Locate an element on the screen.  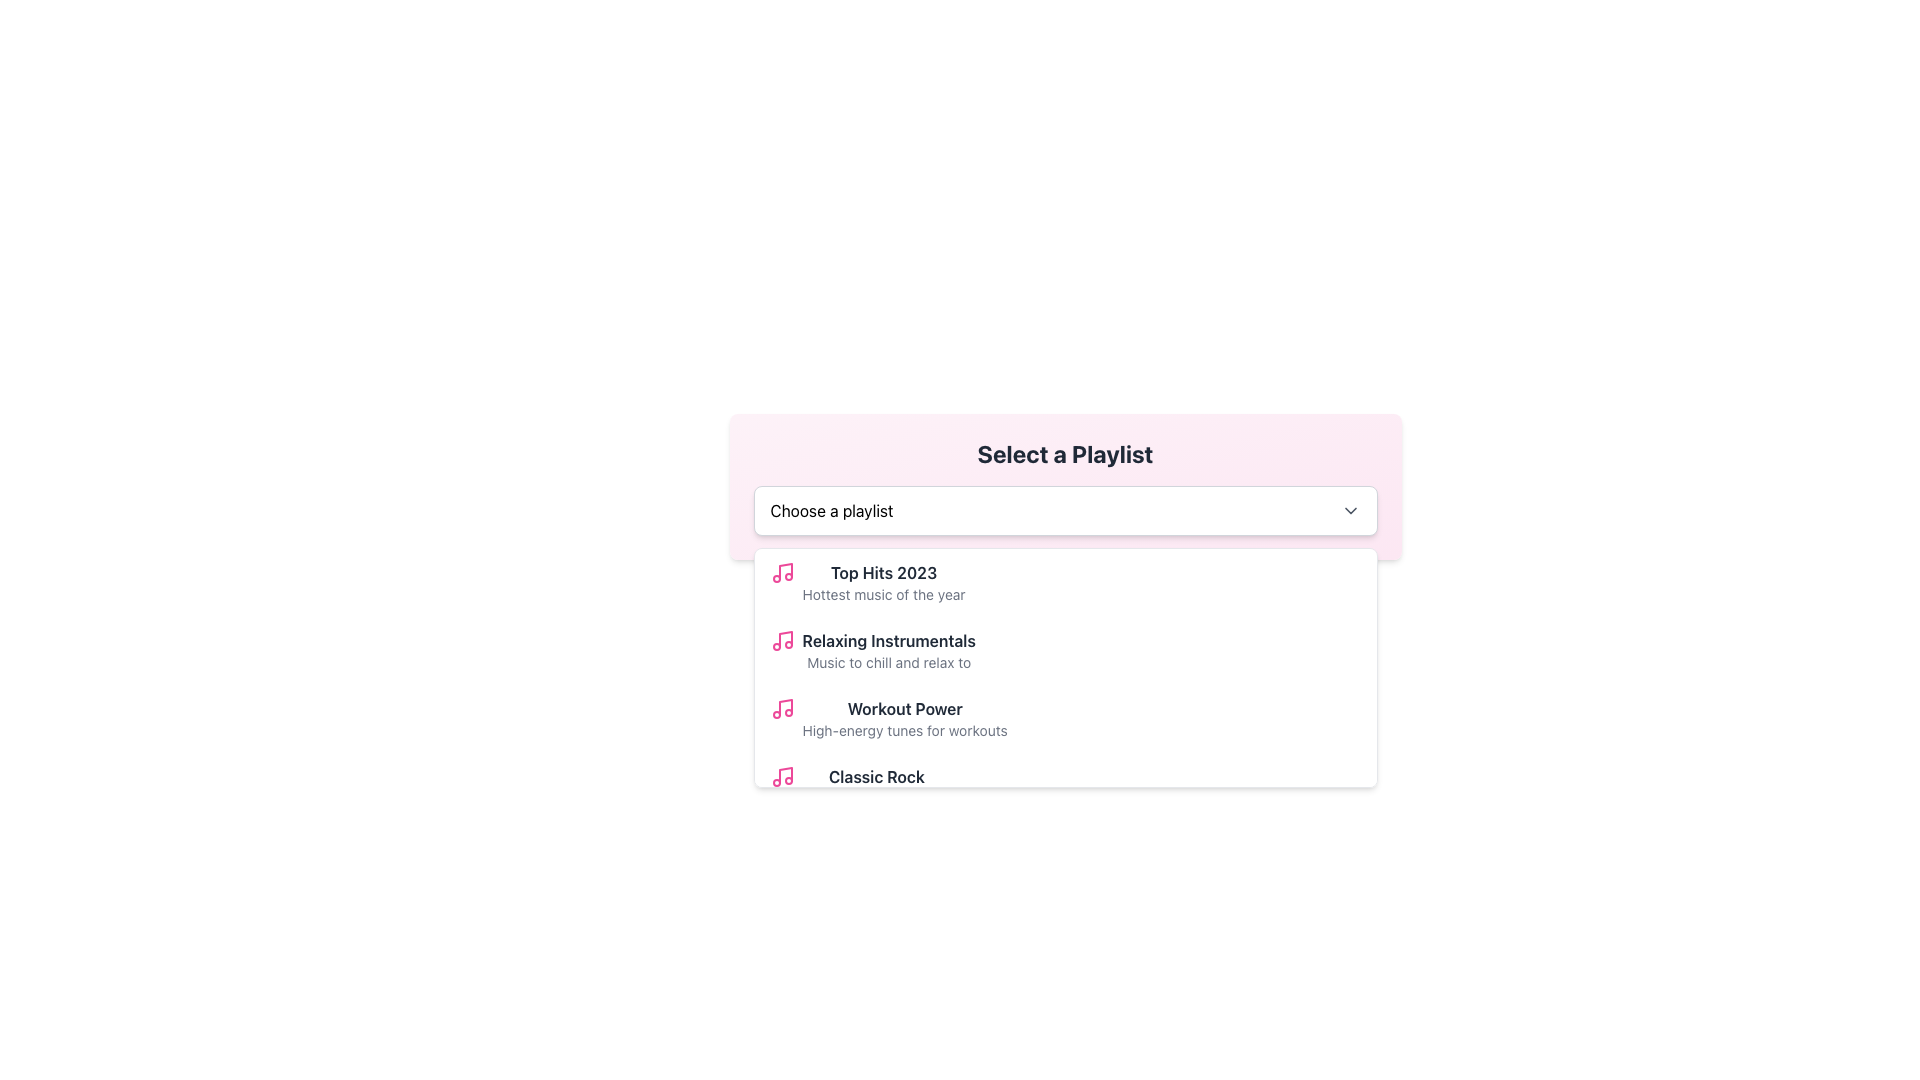
the downward-pointing chevron icon that indicates a dropdown menu, located to the far right of the 'Choose a playlist' text is located at coordinates (1350, 509).